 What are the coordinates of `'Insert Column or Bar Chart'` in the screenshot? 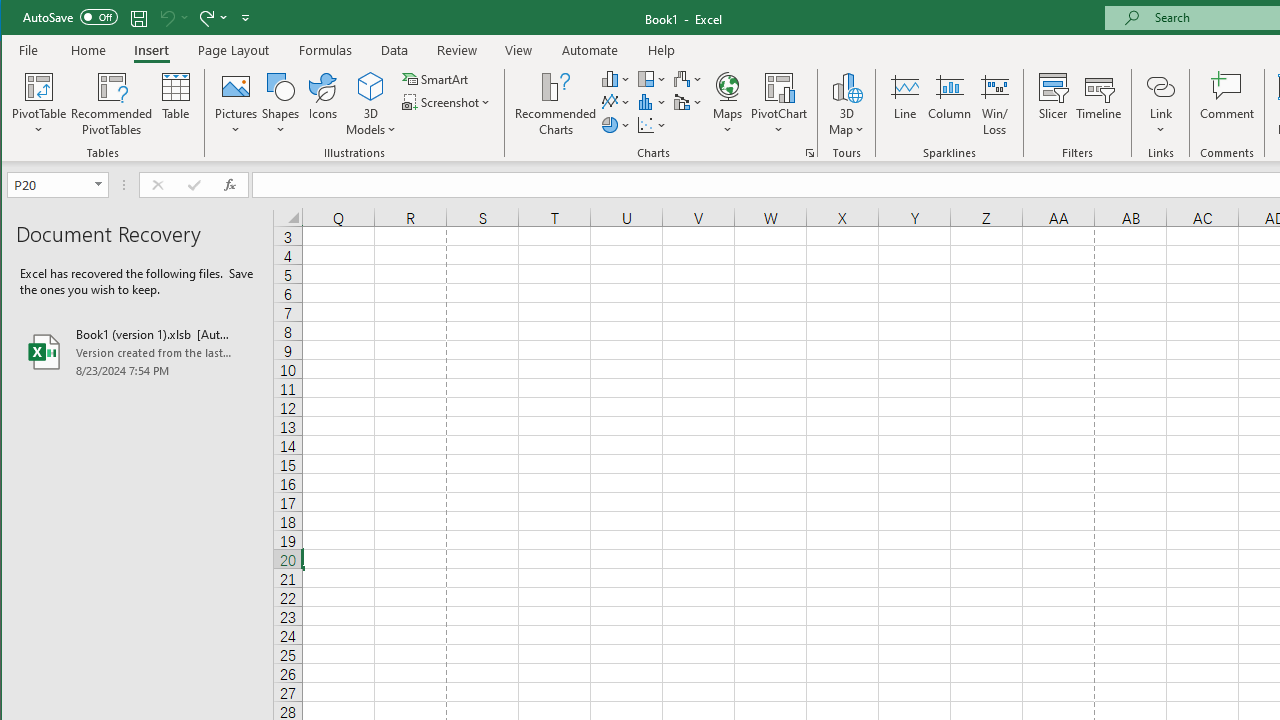 It's located at (615, 78).